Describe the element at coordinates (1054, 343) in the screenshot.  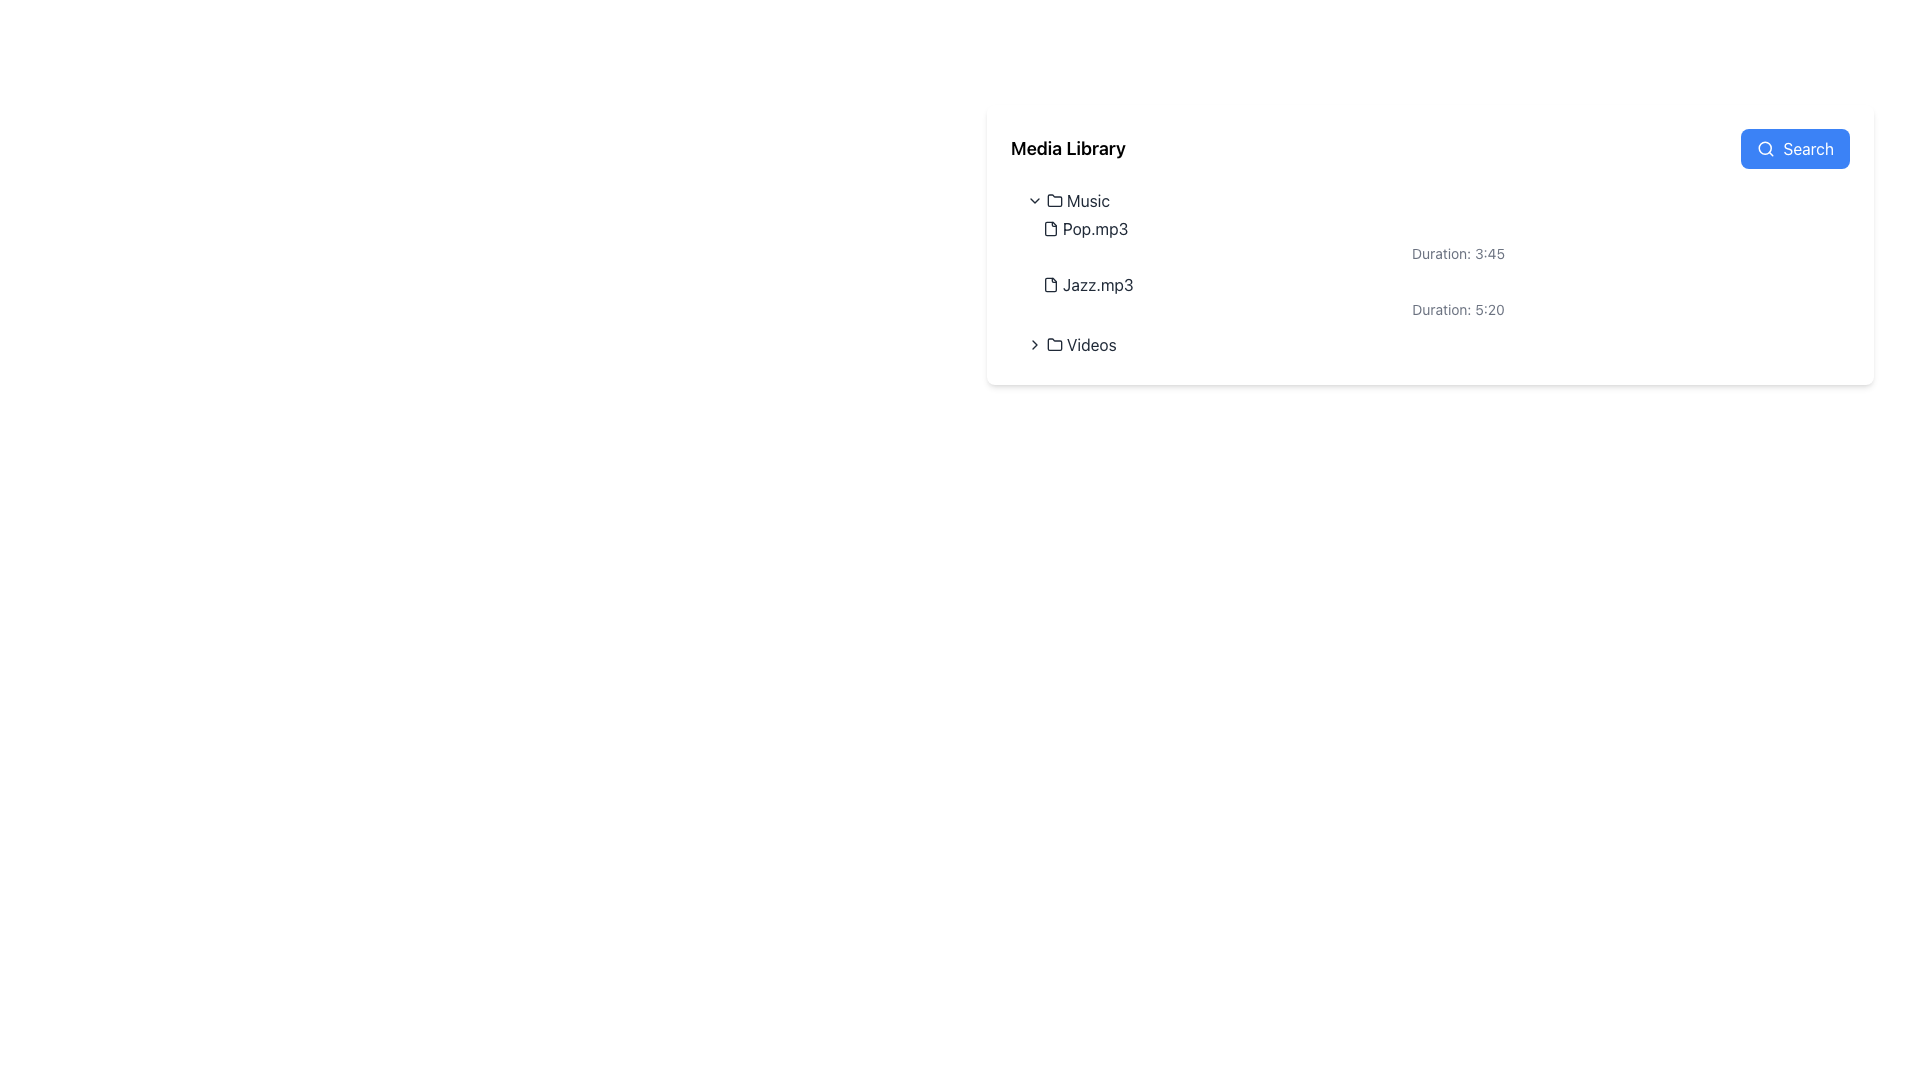
I see `the folder icon associated with the 'Videos' label in the 'Media Library' section` at that location.